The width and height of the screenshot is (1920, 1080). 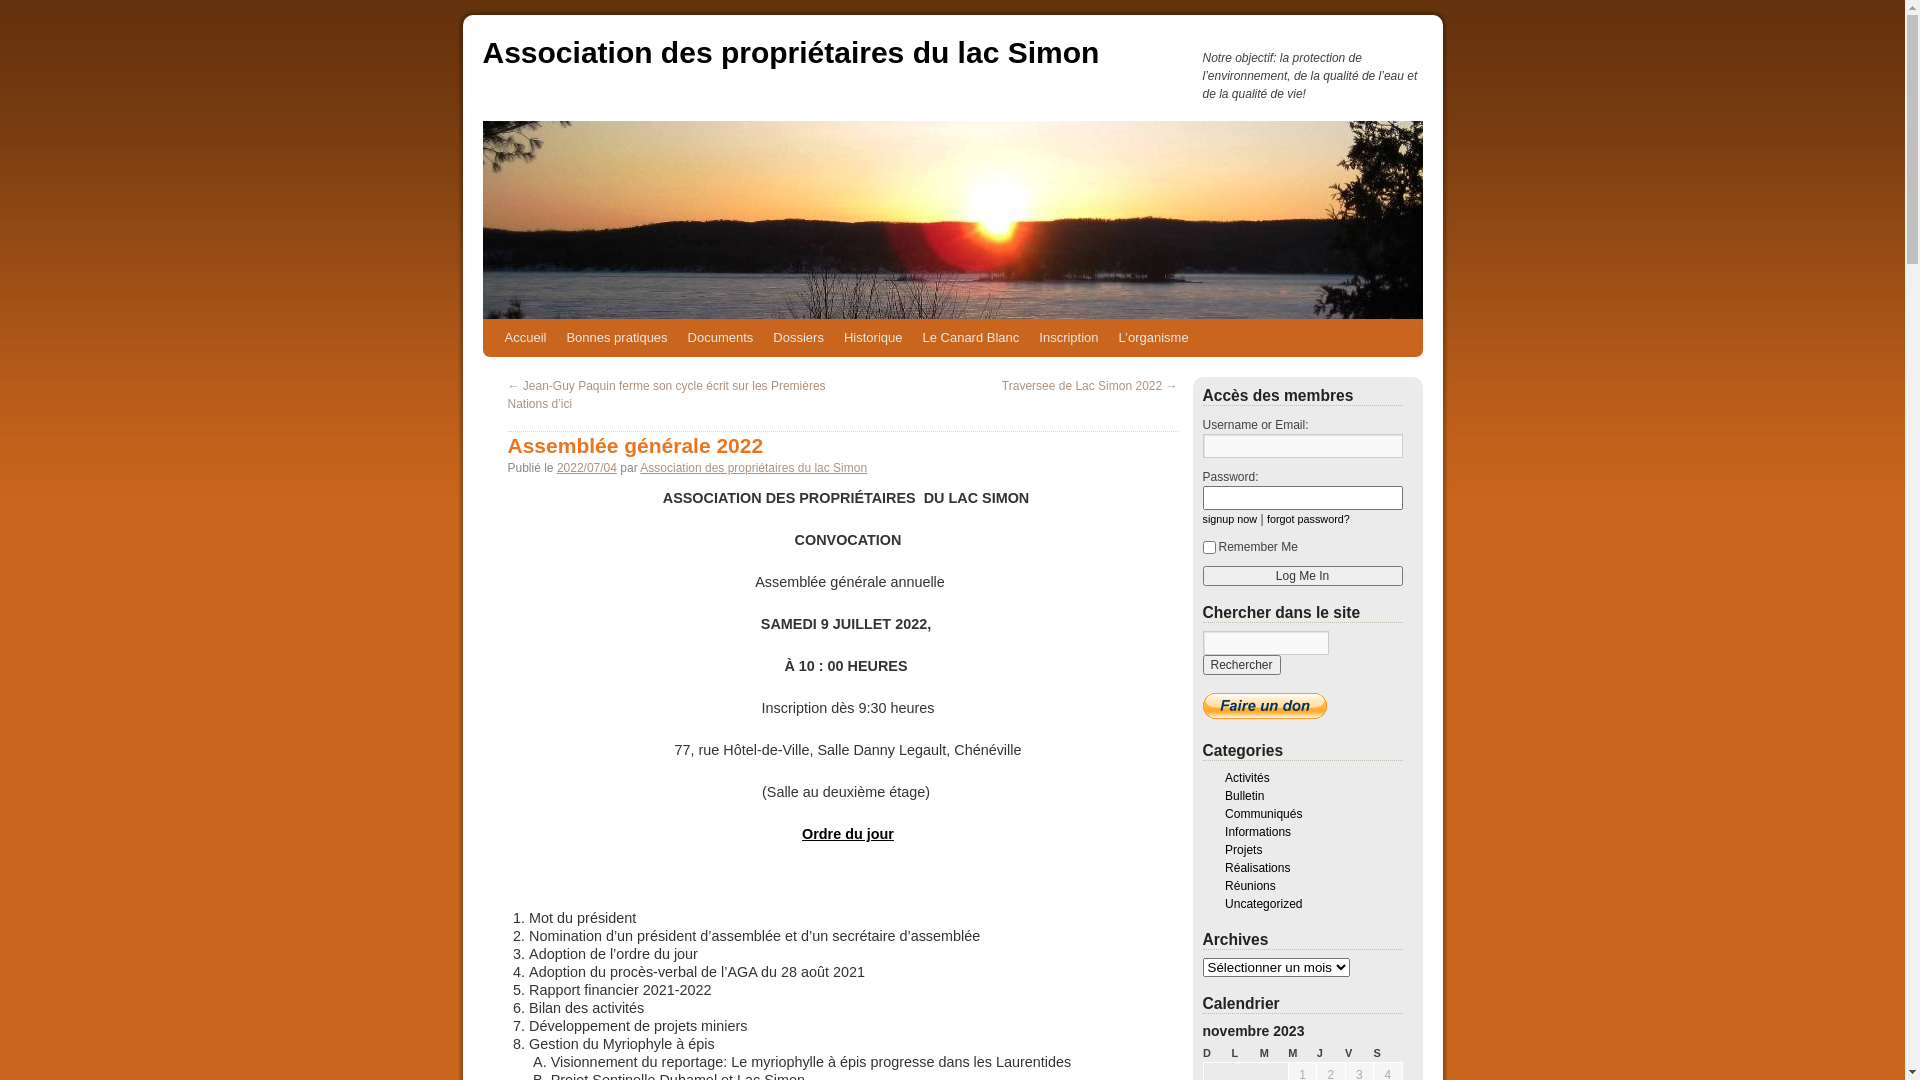 I want to click on 'Password', so click(x=1301, y=496).